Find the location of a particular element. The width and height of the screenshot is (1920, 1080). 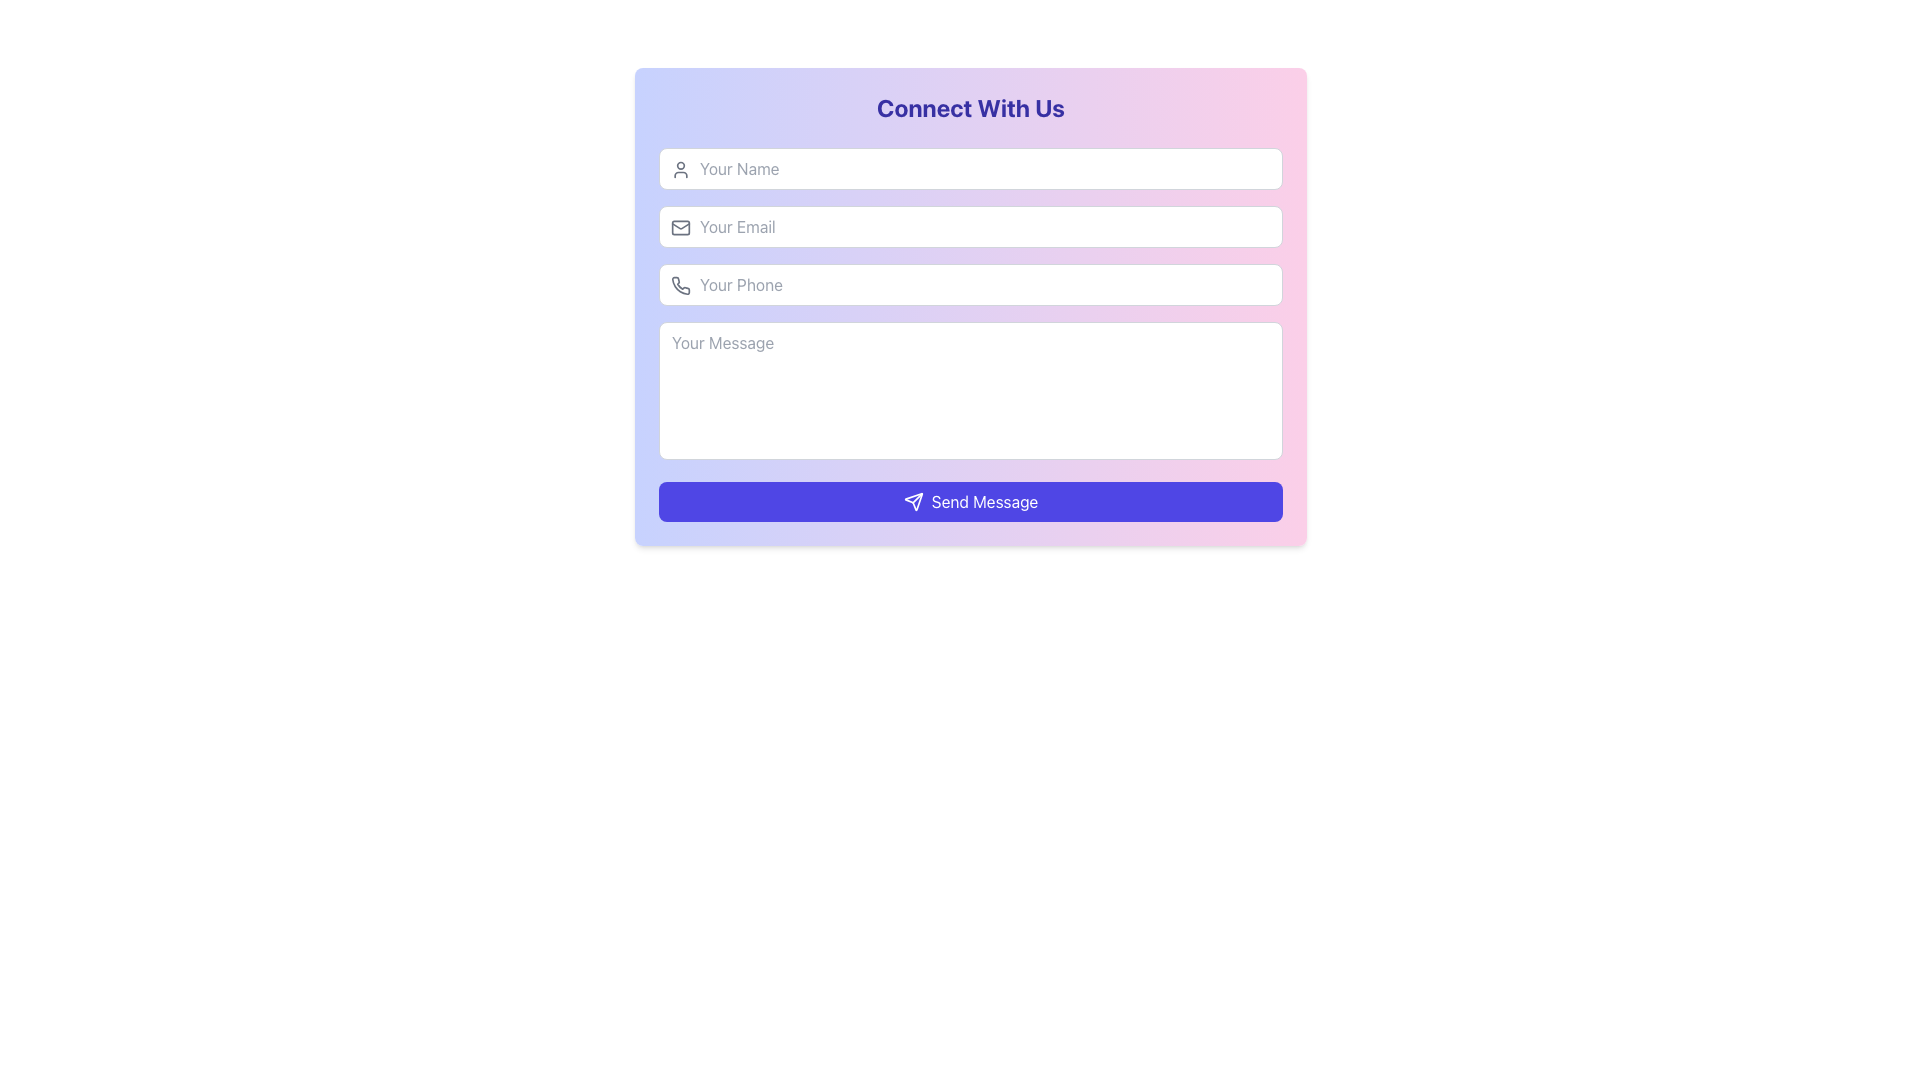

the telephone handset icon located at the top-left corner of the 'Your Phone' input field is located at coordinates (681, 285).